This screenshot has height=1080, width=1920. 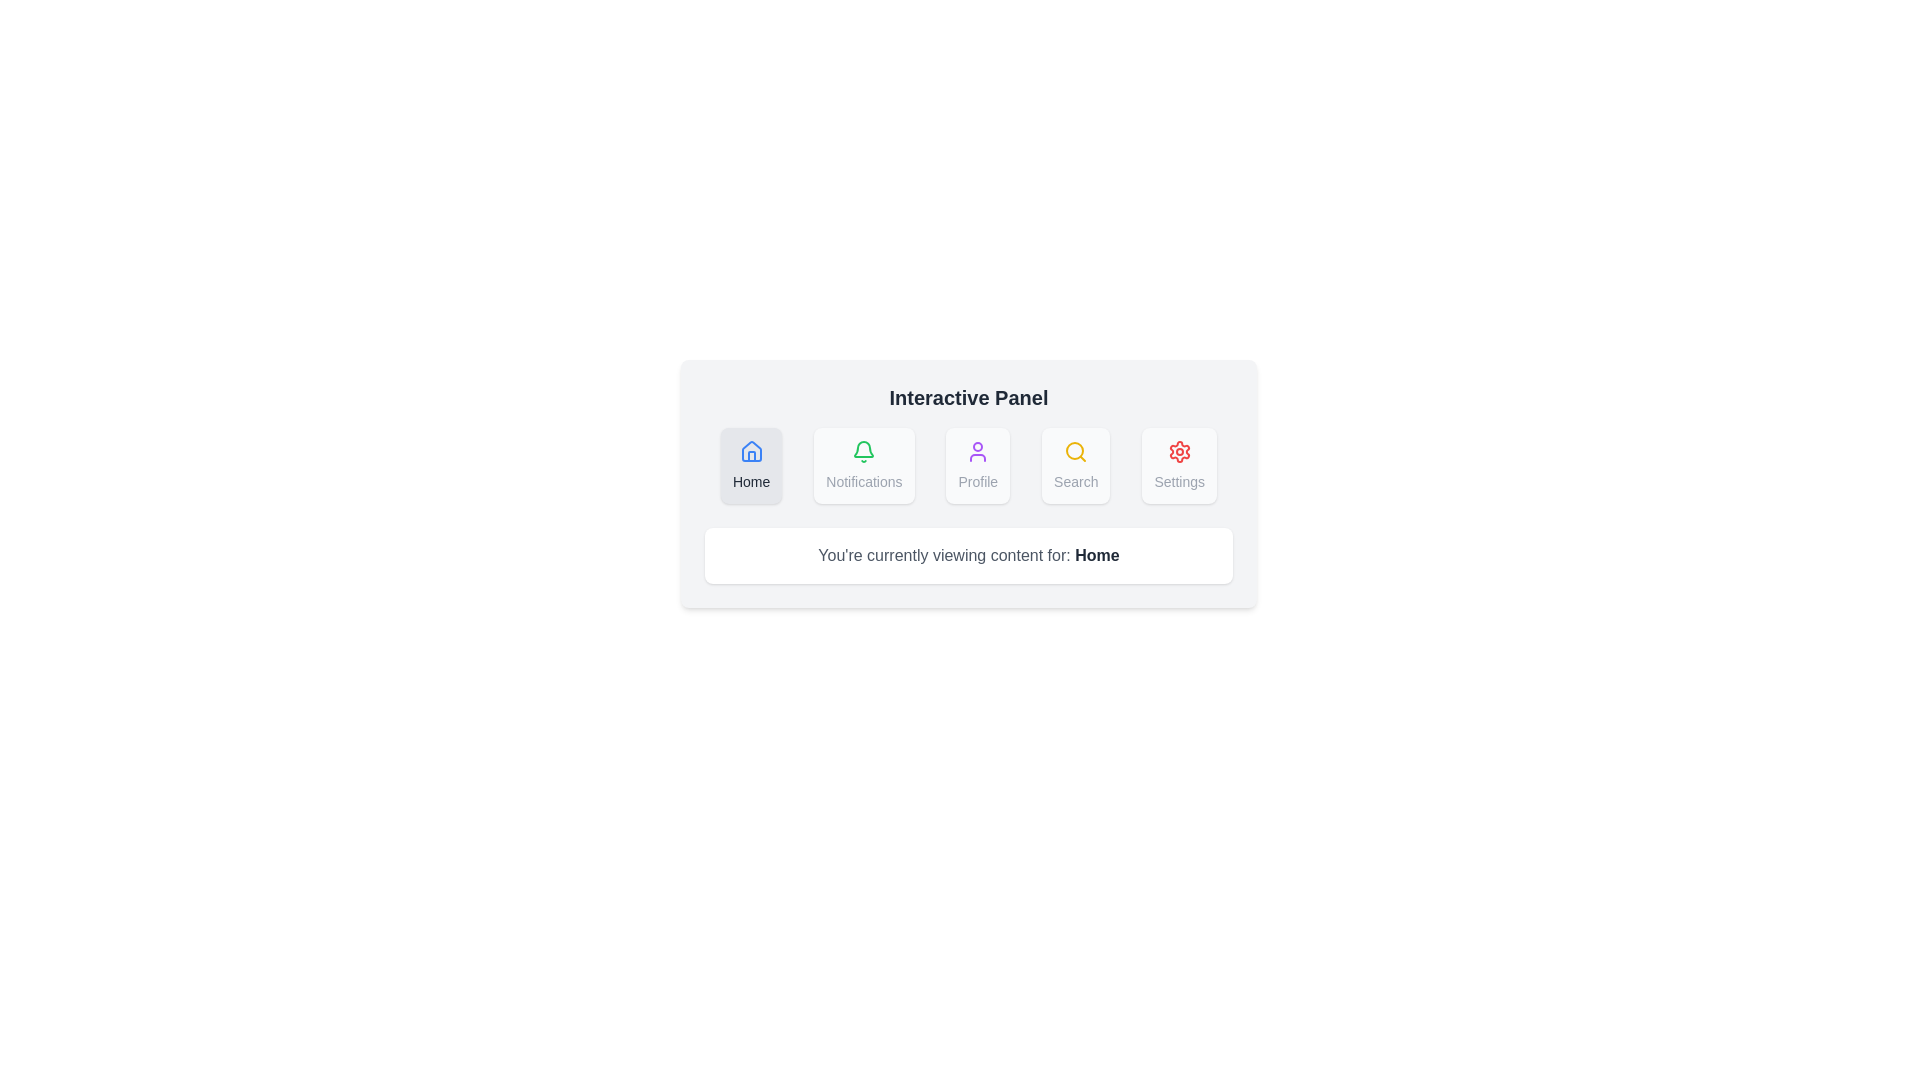 What do you see at coordinates (1074, 451) in the screenshot?
I see `the central circular part of the 'Search' icon, which is a yellow-bordered circular shape within the magnifying glass representation` at bounding box center [1074, 451].